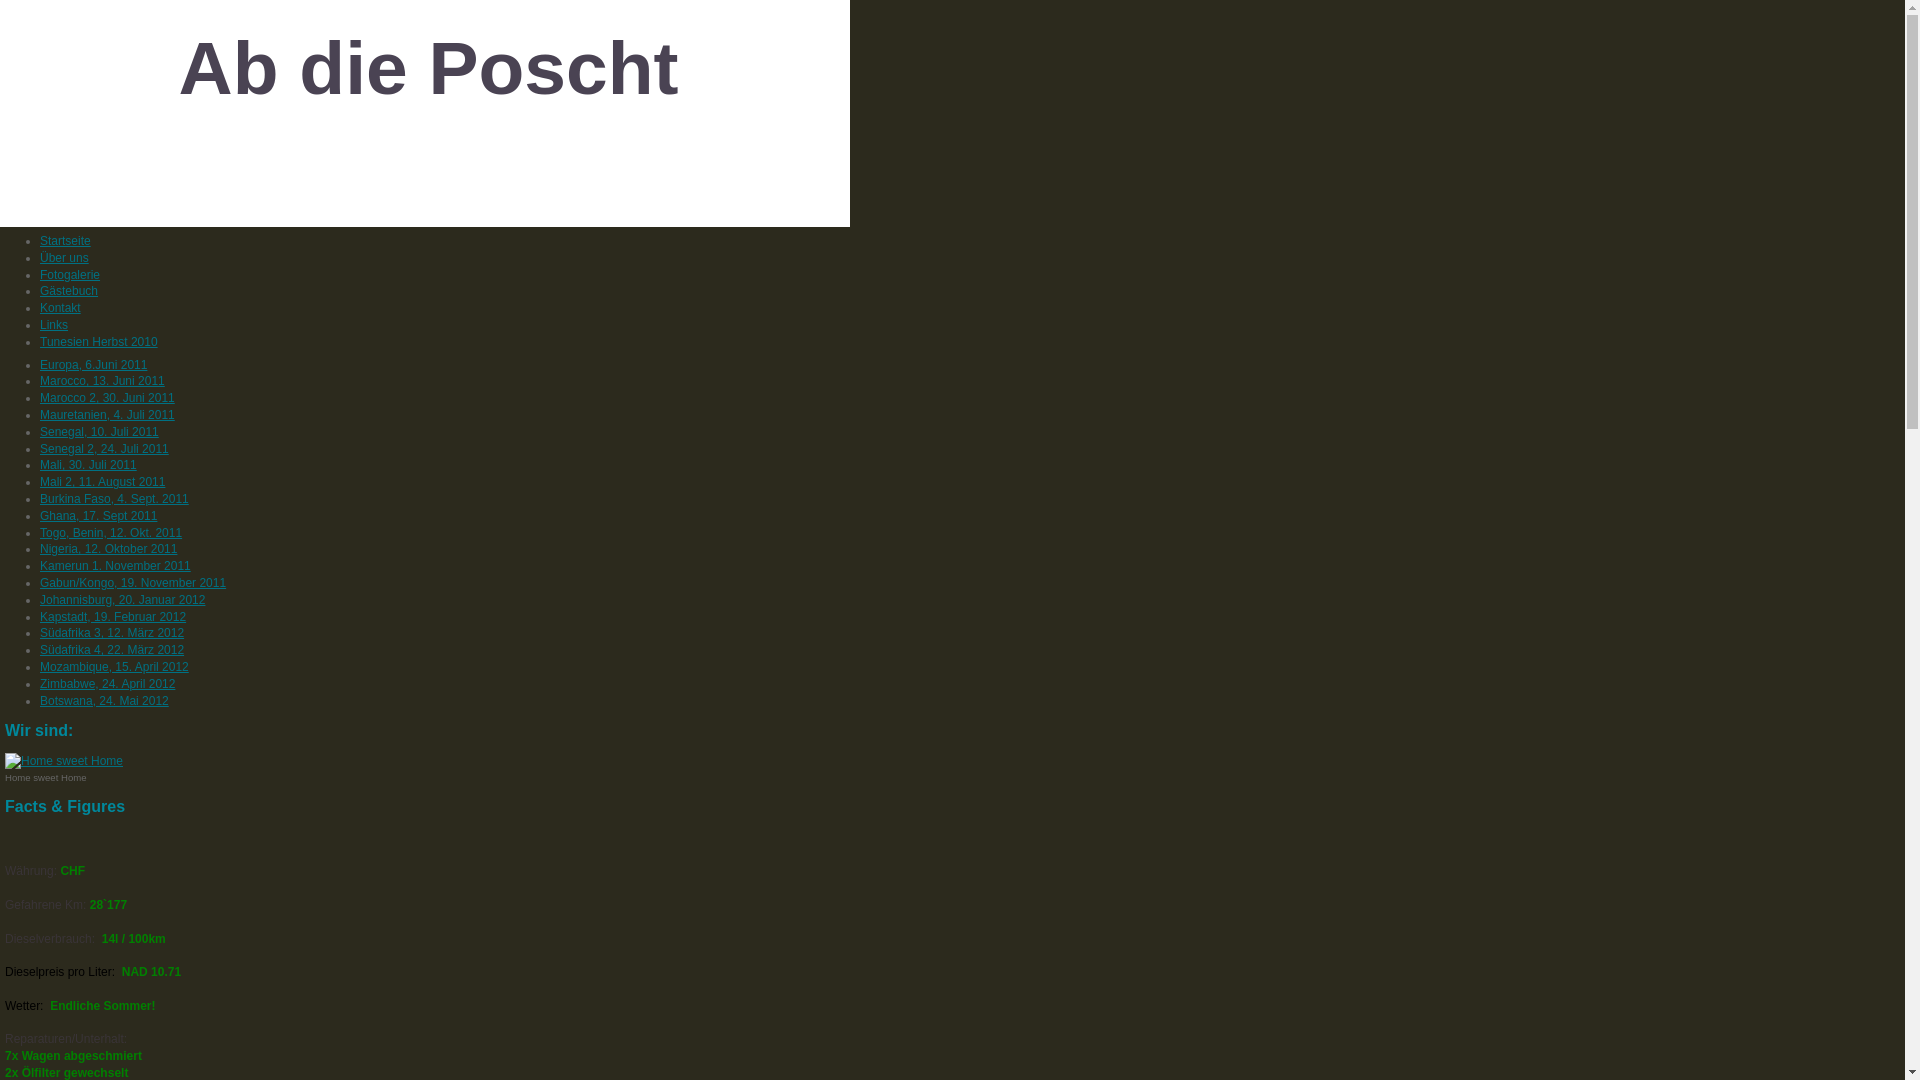  What do you see at coordinates (39, 381) in the screenshot?
I see `'Marocco, 13. Juni 2011'` at bounding box center [39, 381].